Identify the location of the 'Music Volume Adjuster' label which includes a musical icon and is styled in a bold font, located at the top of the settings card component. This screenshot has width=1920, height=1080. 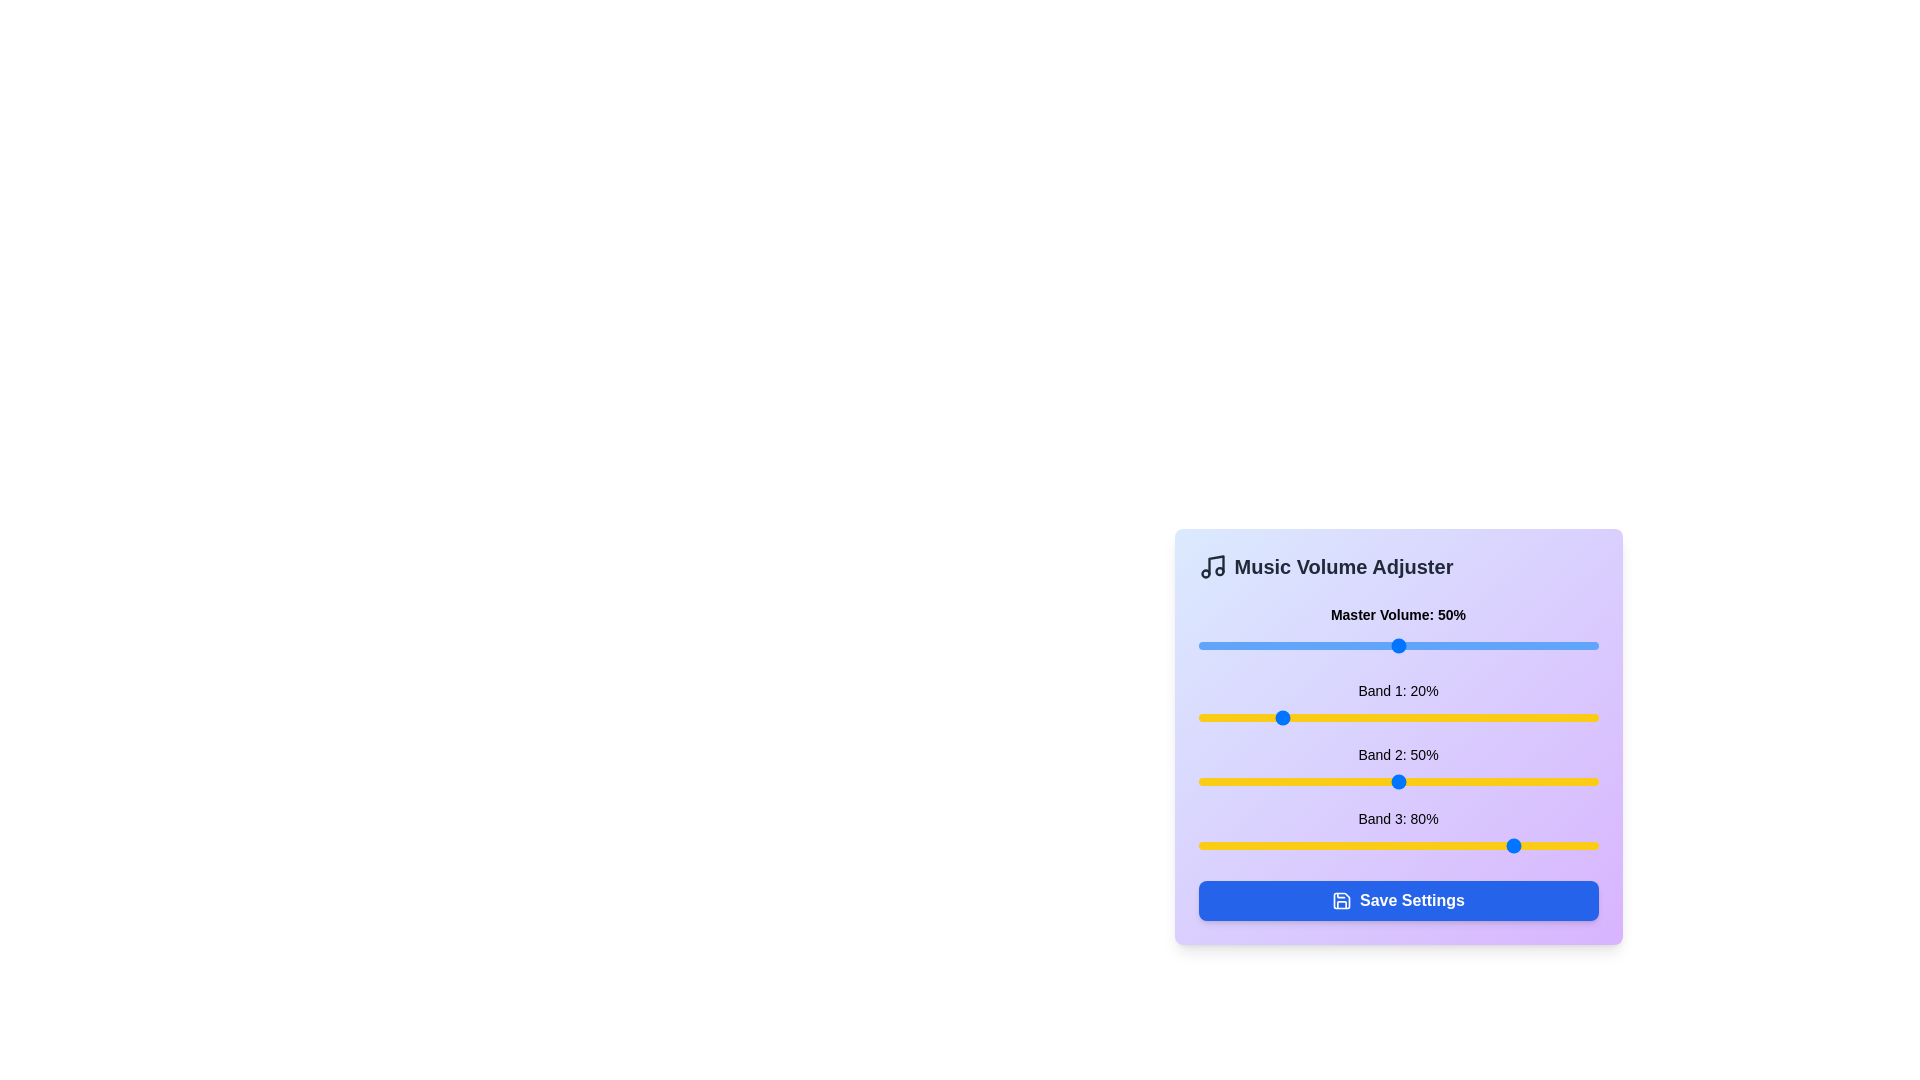
(1397, 567).